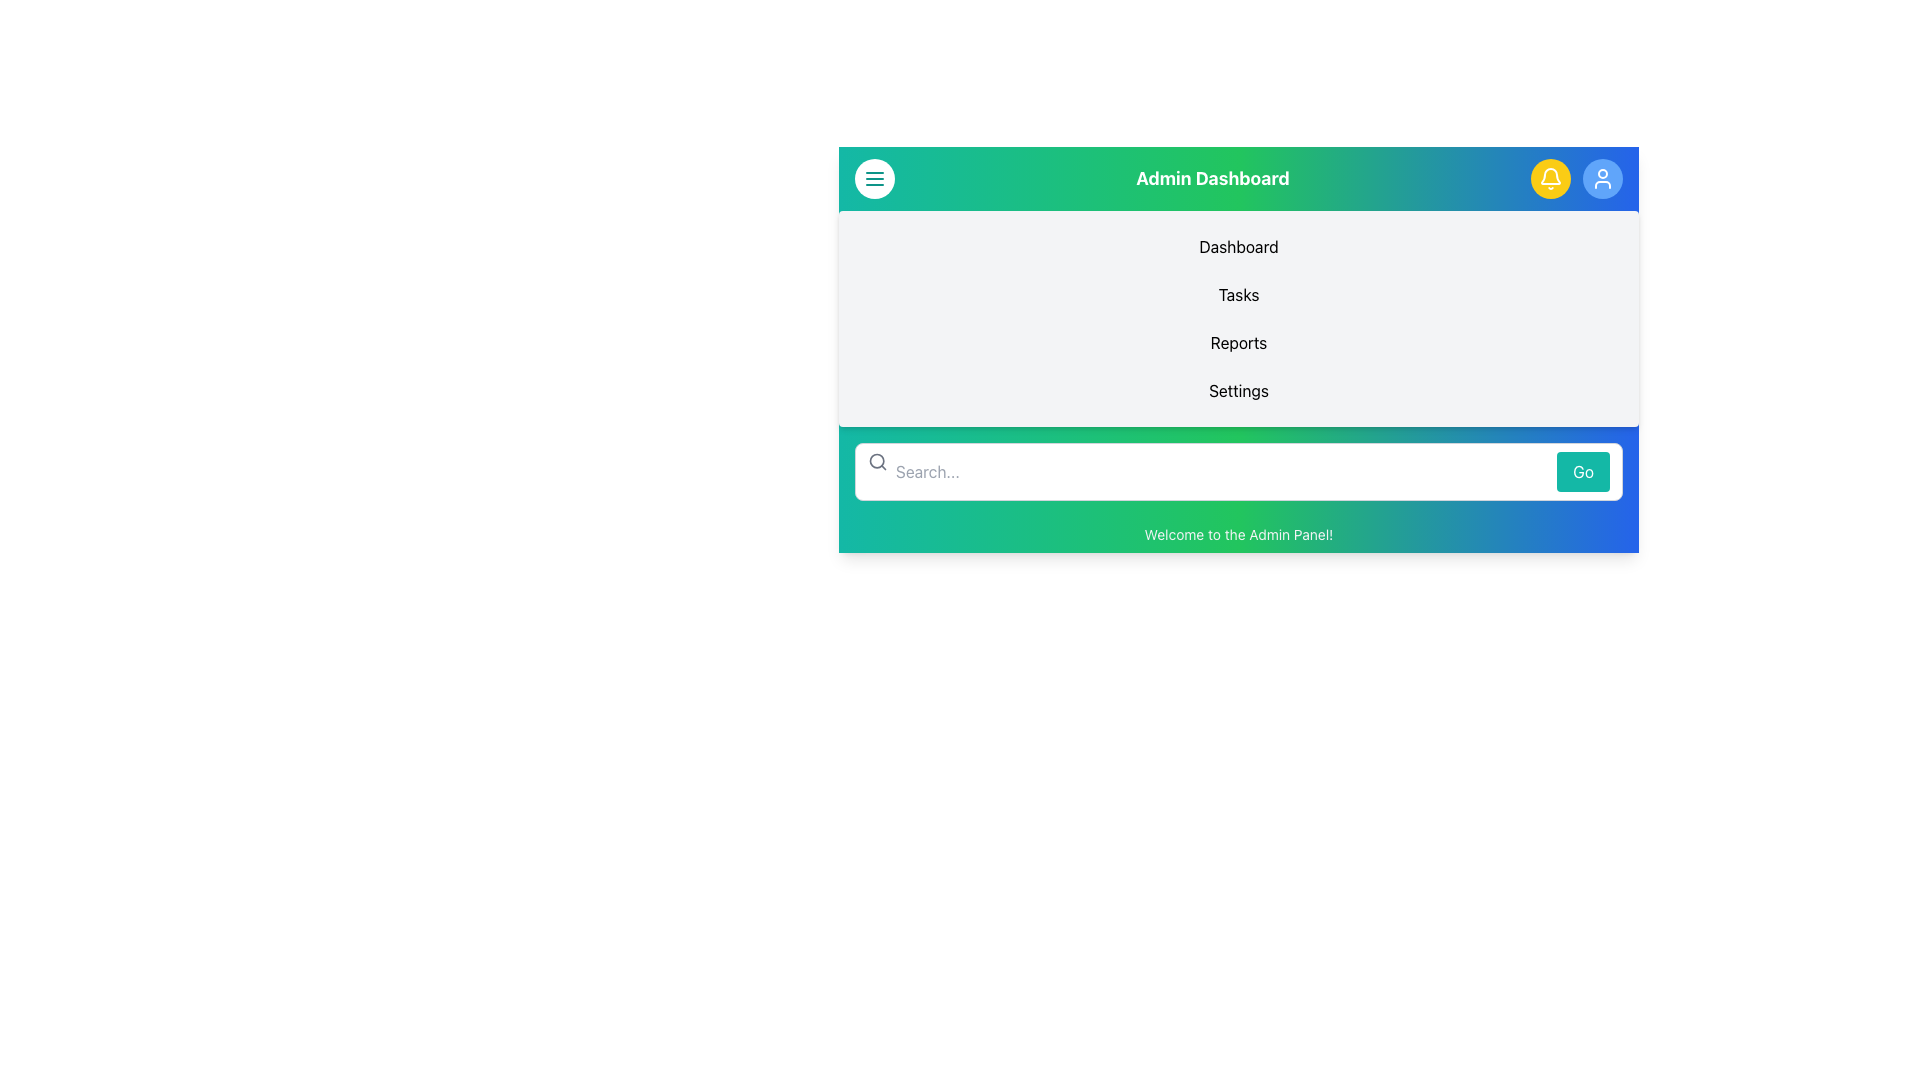 The image size is (1920, 1080). What do you see at coordinates (874, 177) in the screenshot?
I see `the menu toggle button with an icon located in the header bar, positioned to the left of the 'Admin Dashboard' text` at bounding box center [874, 177].